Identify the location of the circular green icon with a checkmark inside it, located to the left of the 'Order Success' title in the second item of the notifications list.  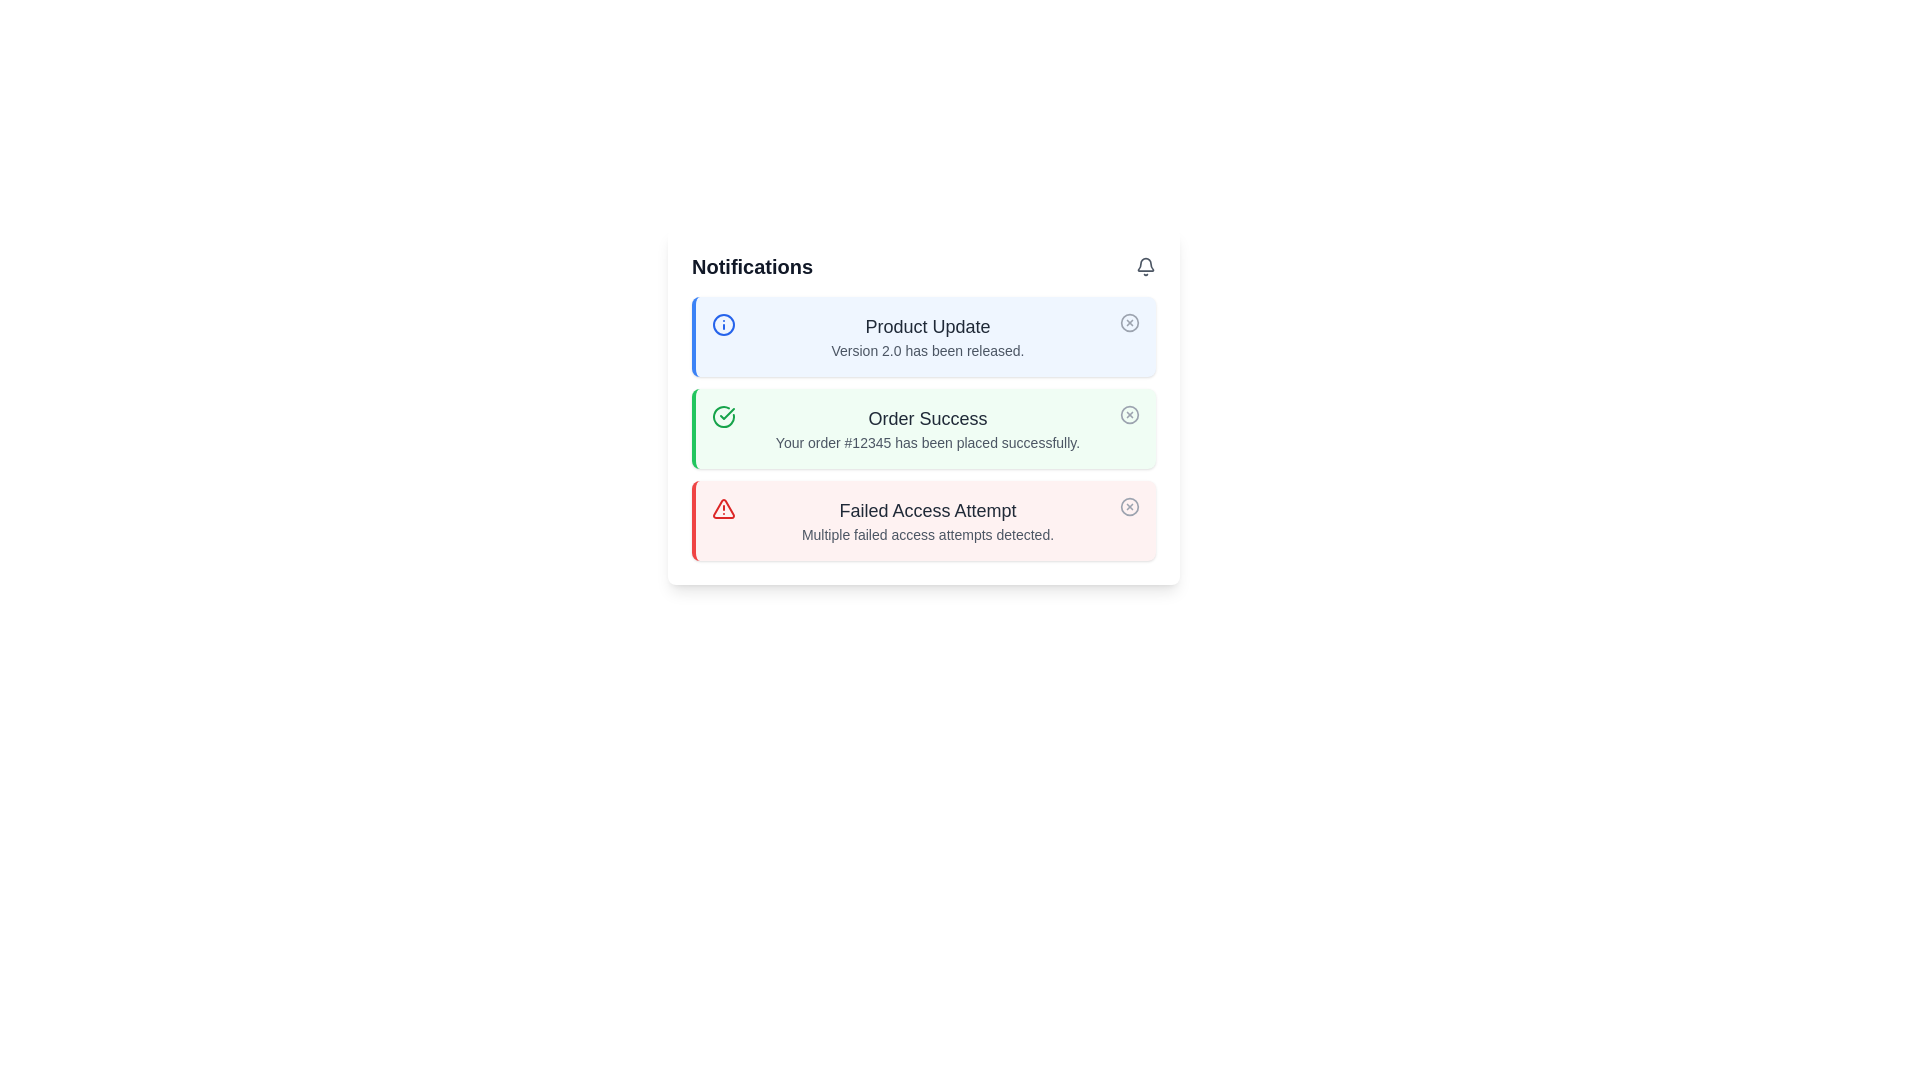
(723, 415).